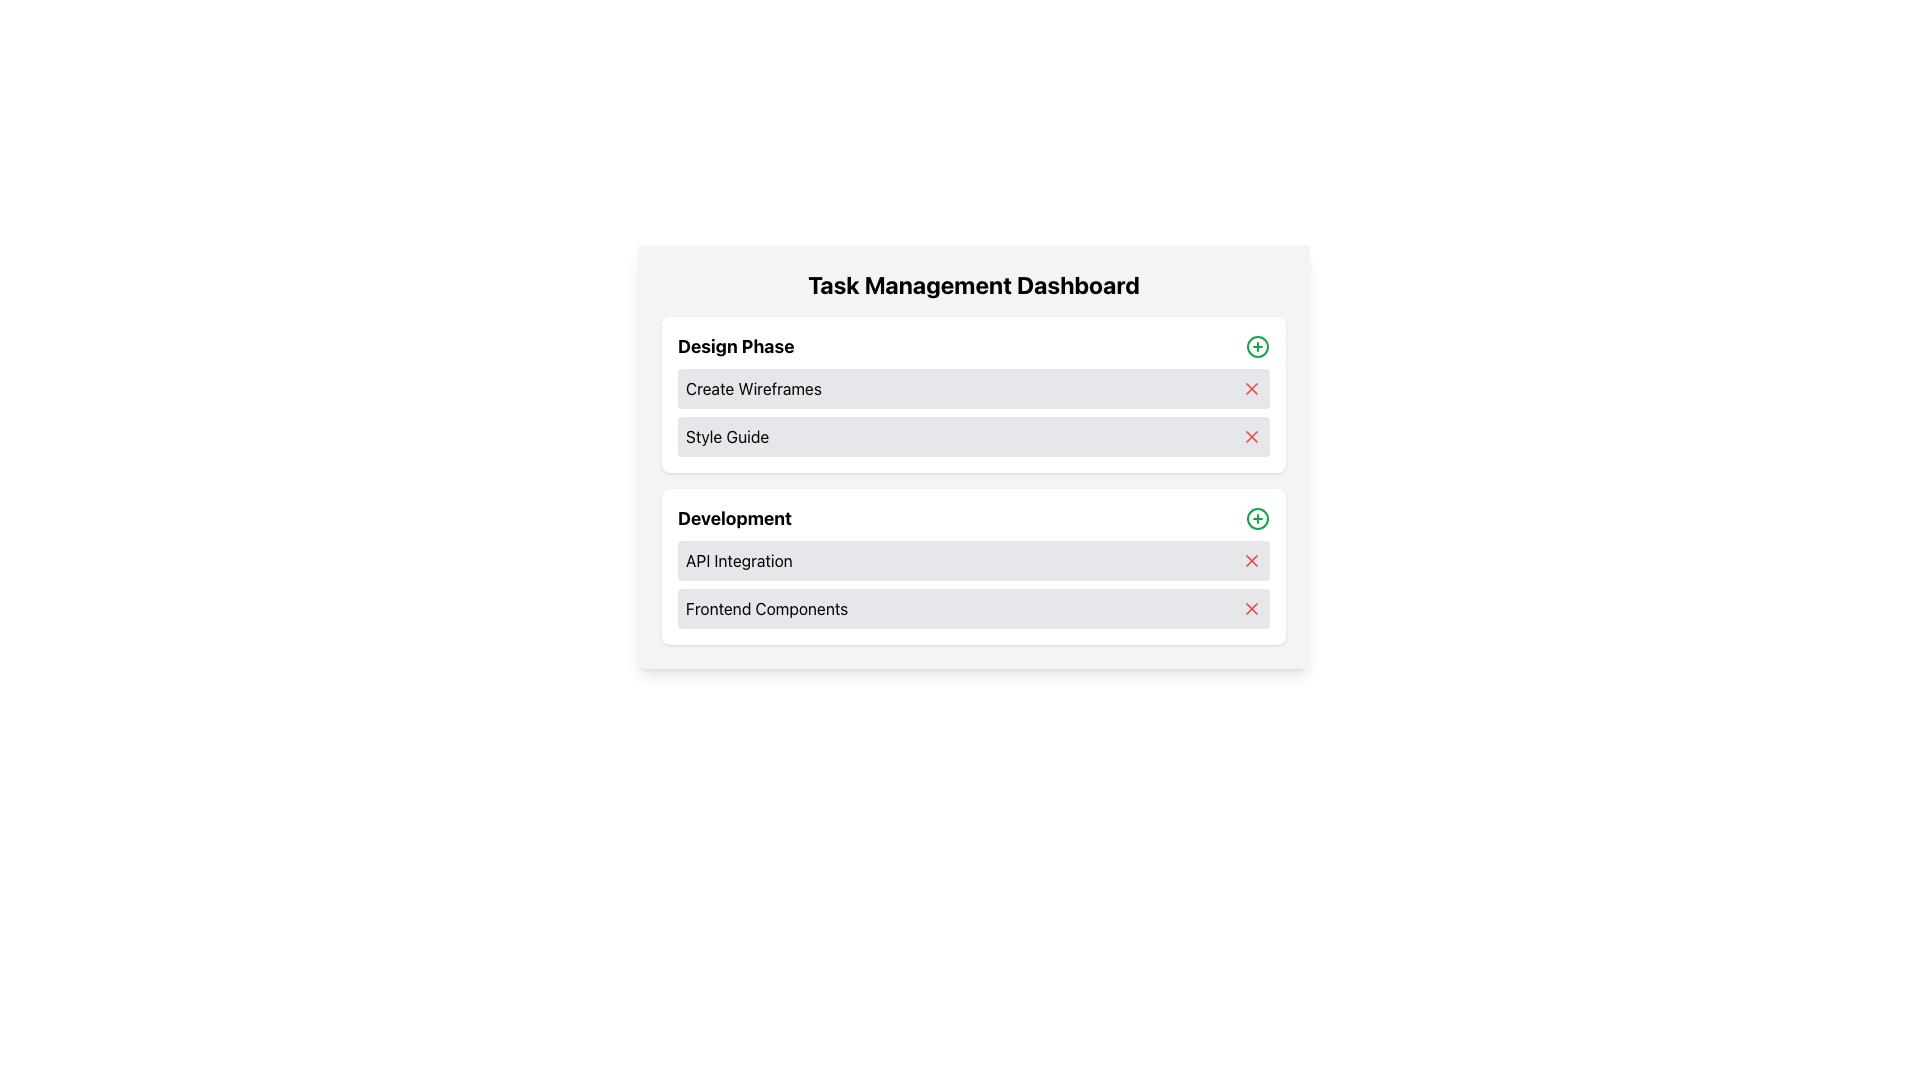 The width and height of the screenshot is (1920, 1080). I want to click on the 'API Integration' and 'Frontend Components' row in the Development section of the Task Management Dashboard, so click(974, 585).